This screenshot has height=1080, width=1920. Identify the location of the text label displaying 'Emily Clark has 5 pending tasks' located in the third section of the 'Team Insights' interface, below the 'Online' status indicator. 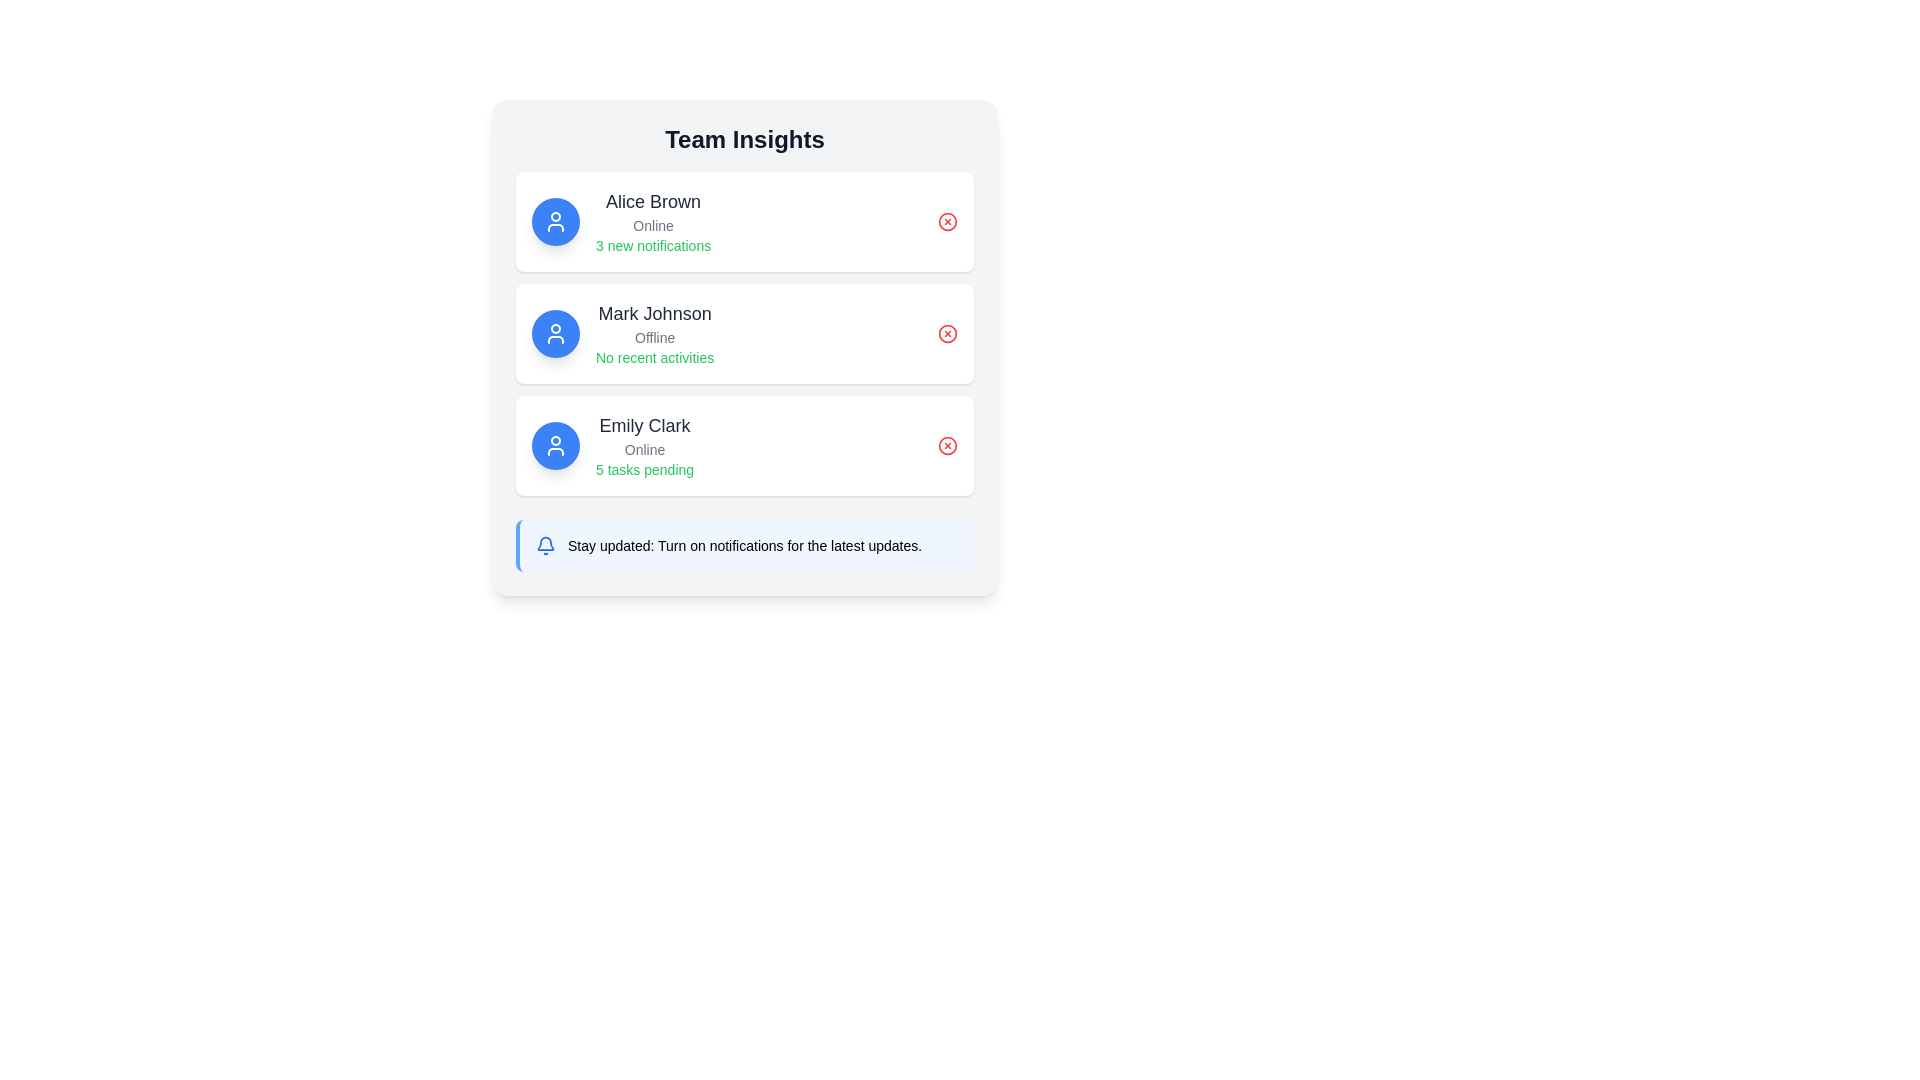
(645, 470).